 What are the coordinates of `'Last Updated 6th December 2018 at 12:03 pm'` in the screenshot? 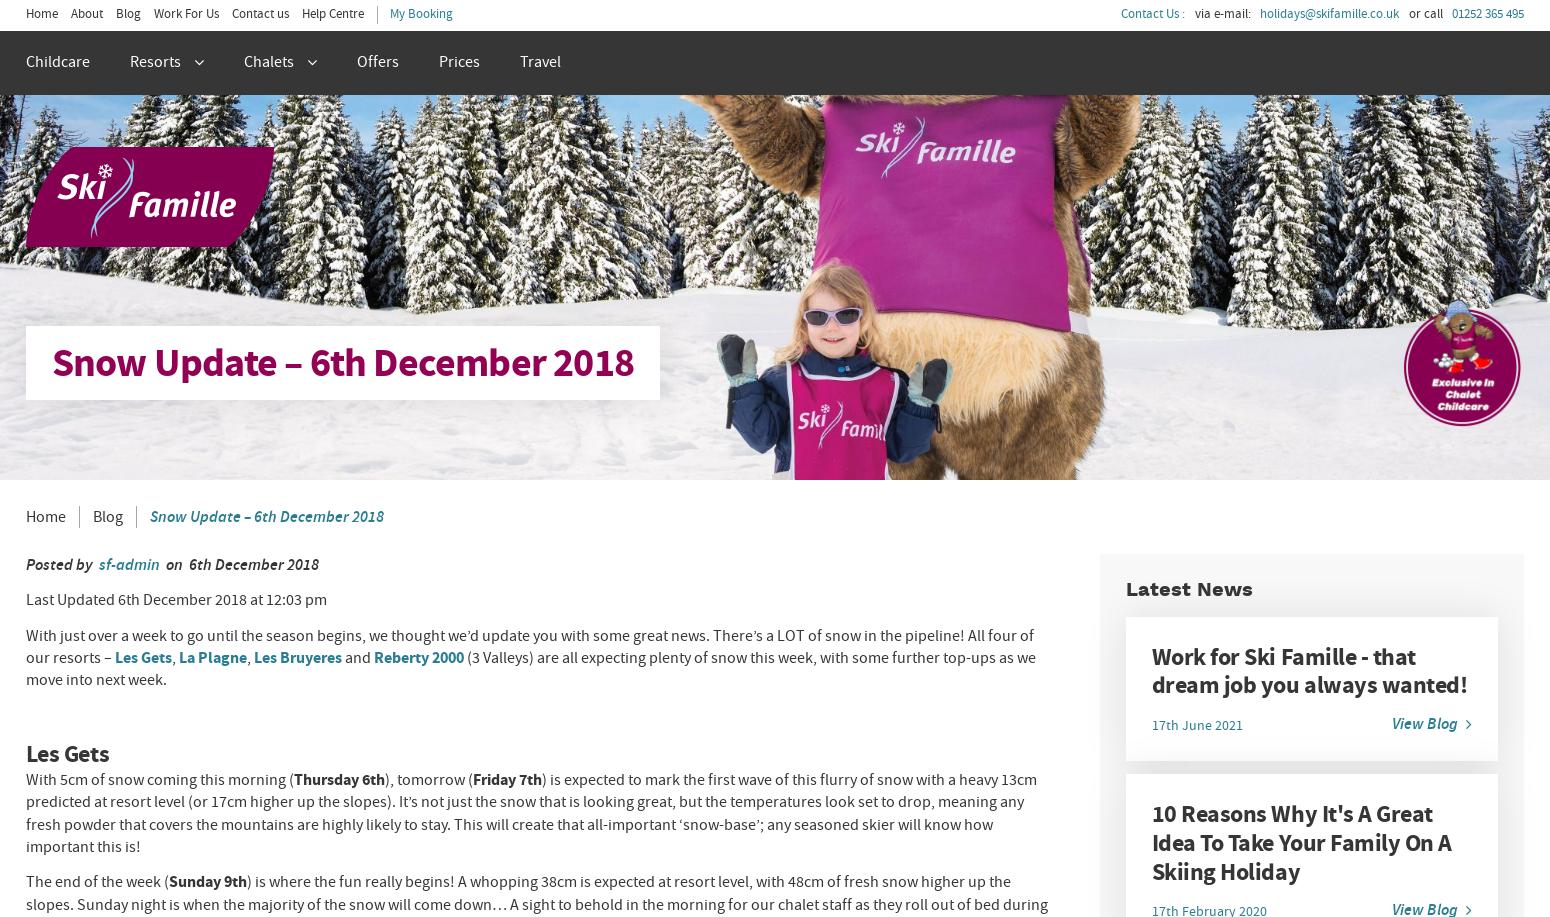 It's located at (174, 598).